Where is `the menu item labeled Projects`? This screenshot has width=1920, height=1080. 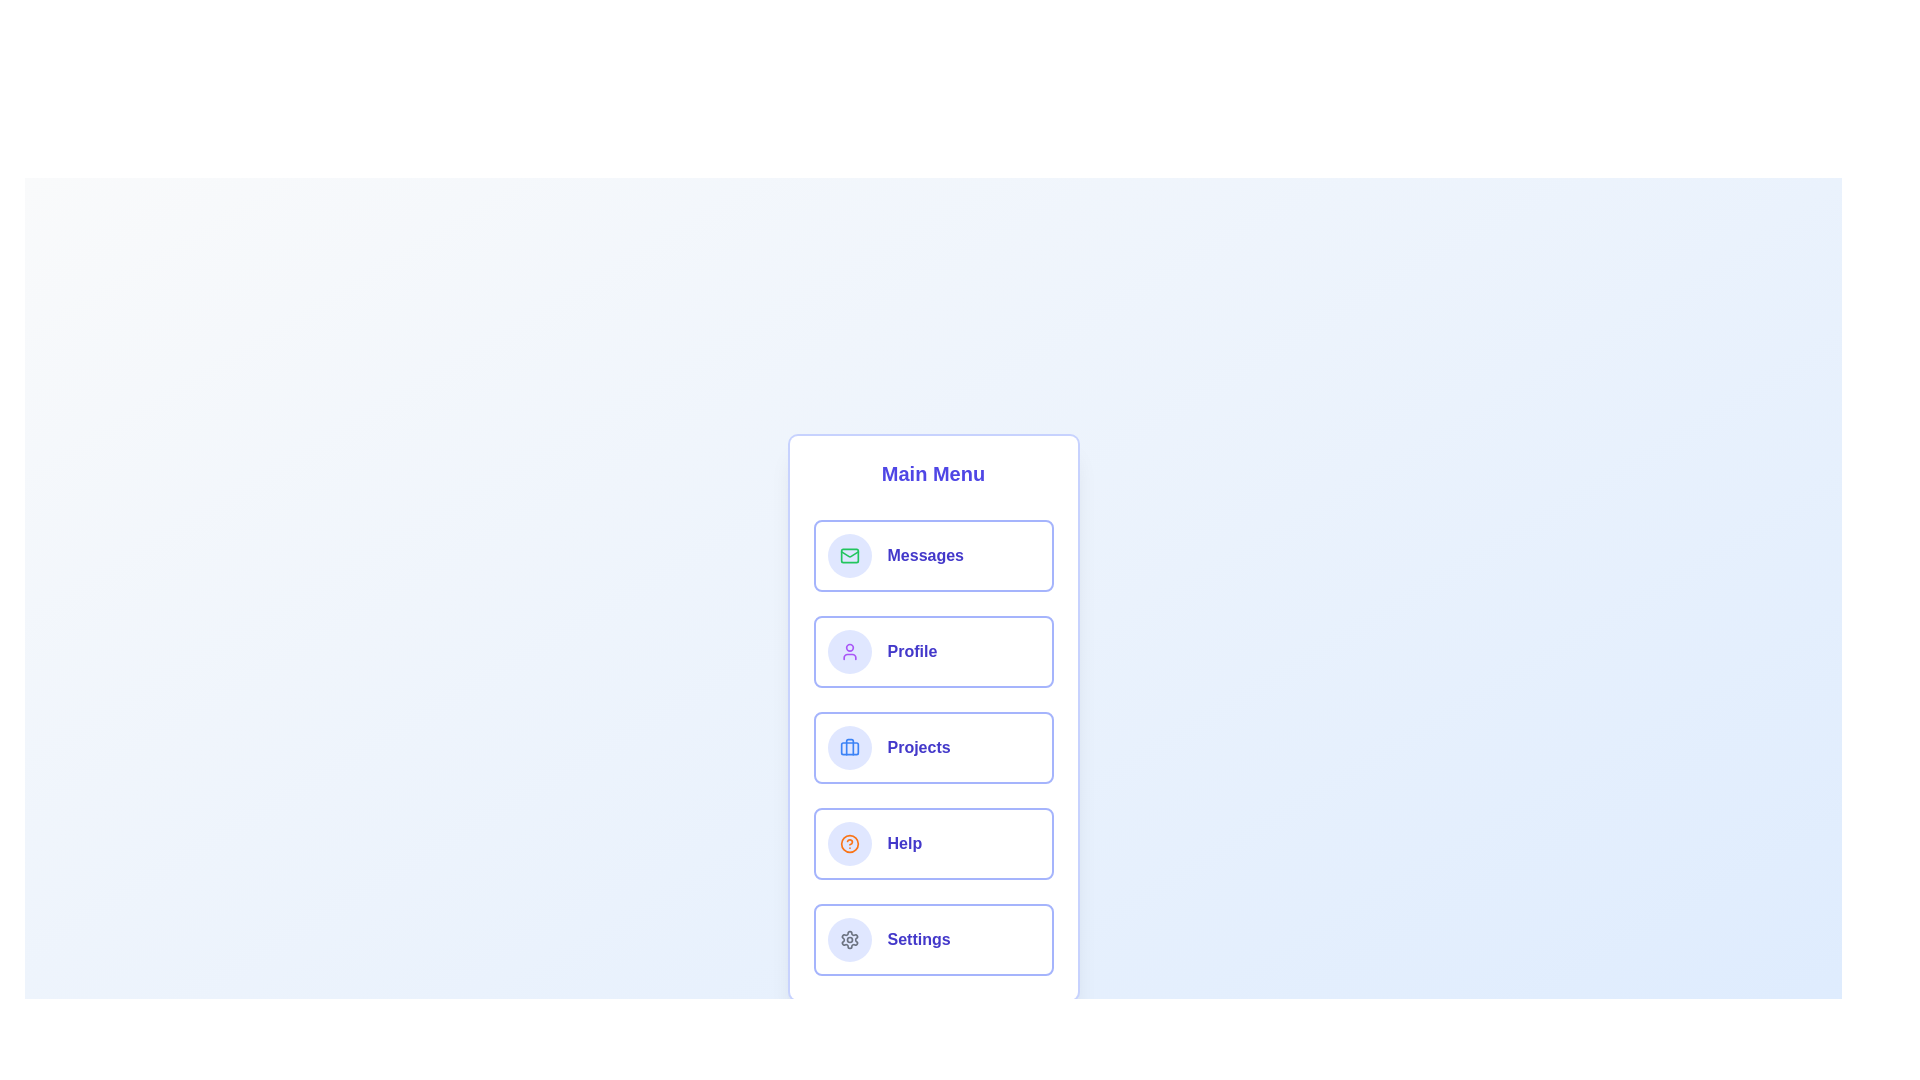
the menu item labeled Projects is located at coordinates (932, 748).